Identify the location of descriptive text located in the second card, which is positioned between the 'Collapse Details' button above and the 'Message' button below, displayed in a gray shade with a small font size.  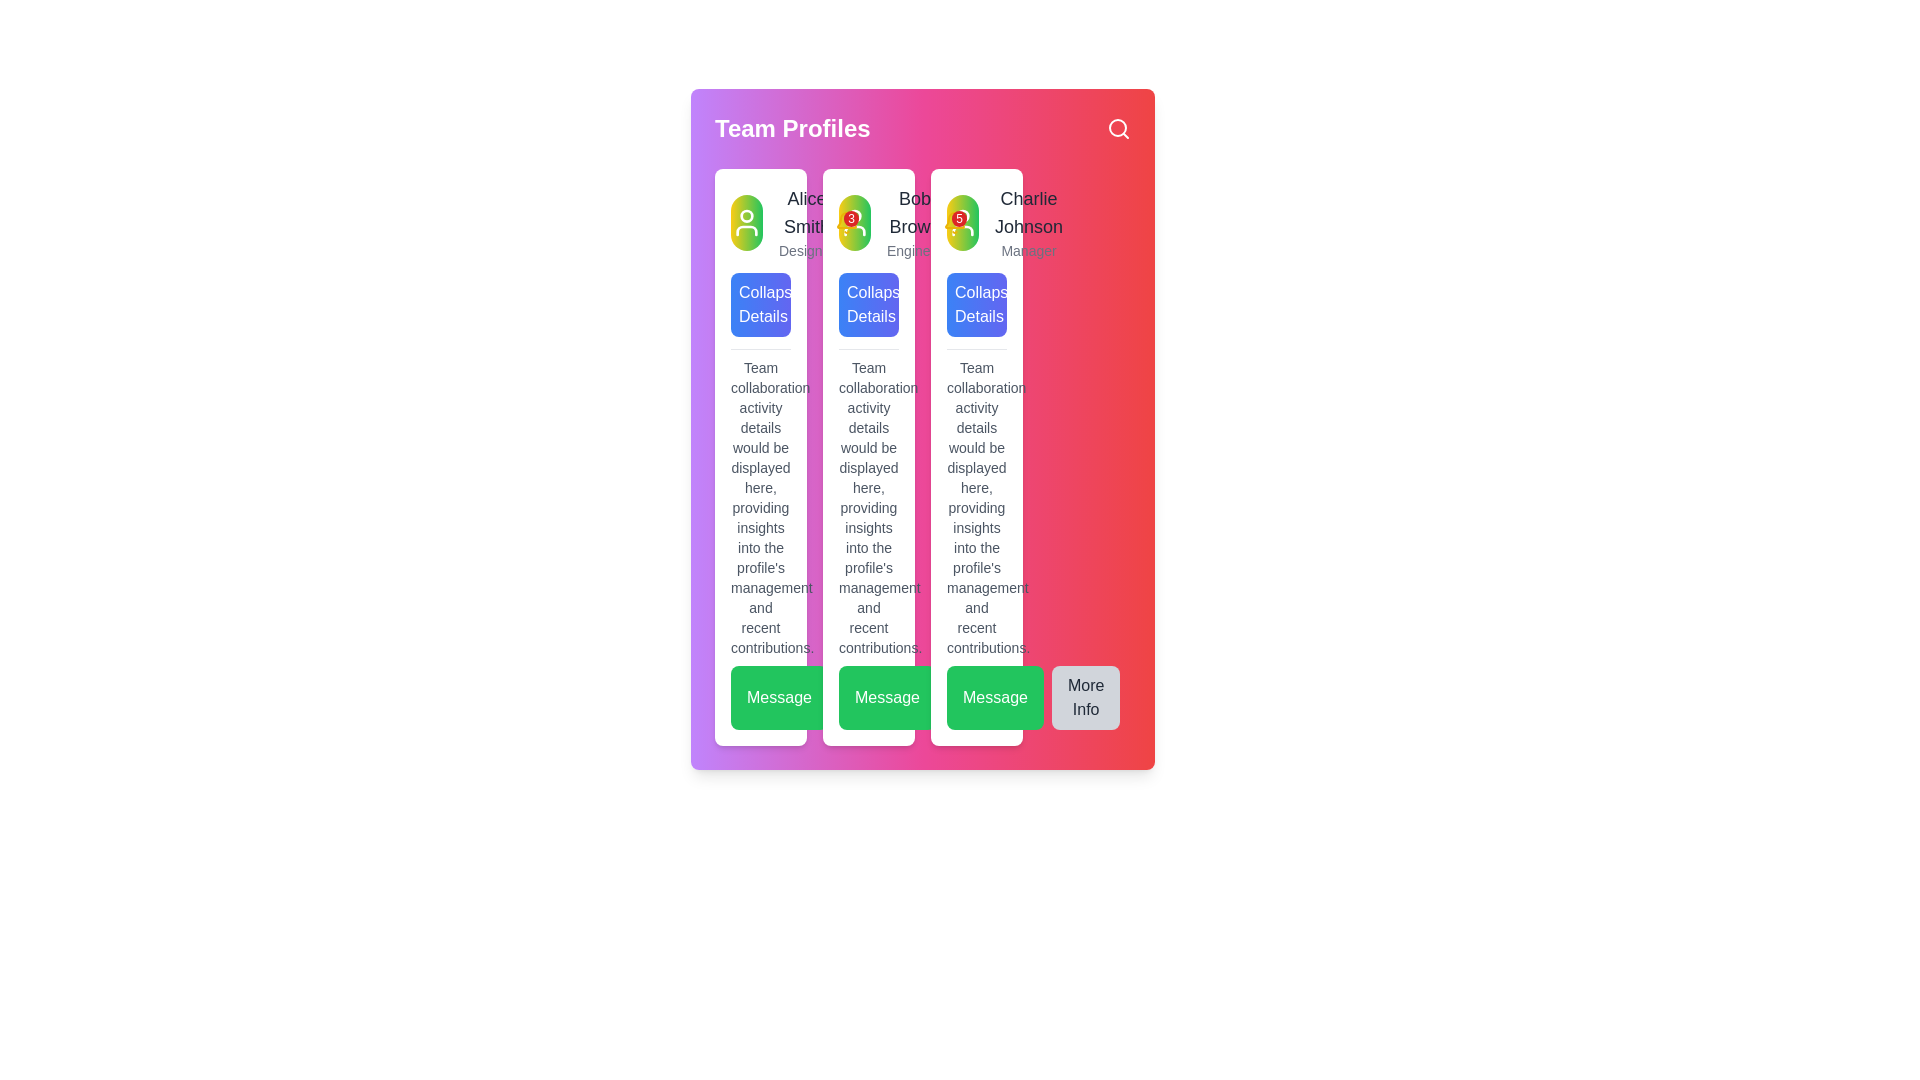
(868, 507).